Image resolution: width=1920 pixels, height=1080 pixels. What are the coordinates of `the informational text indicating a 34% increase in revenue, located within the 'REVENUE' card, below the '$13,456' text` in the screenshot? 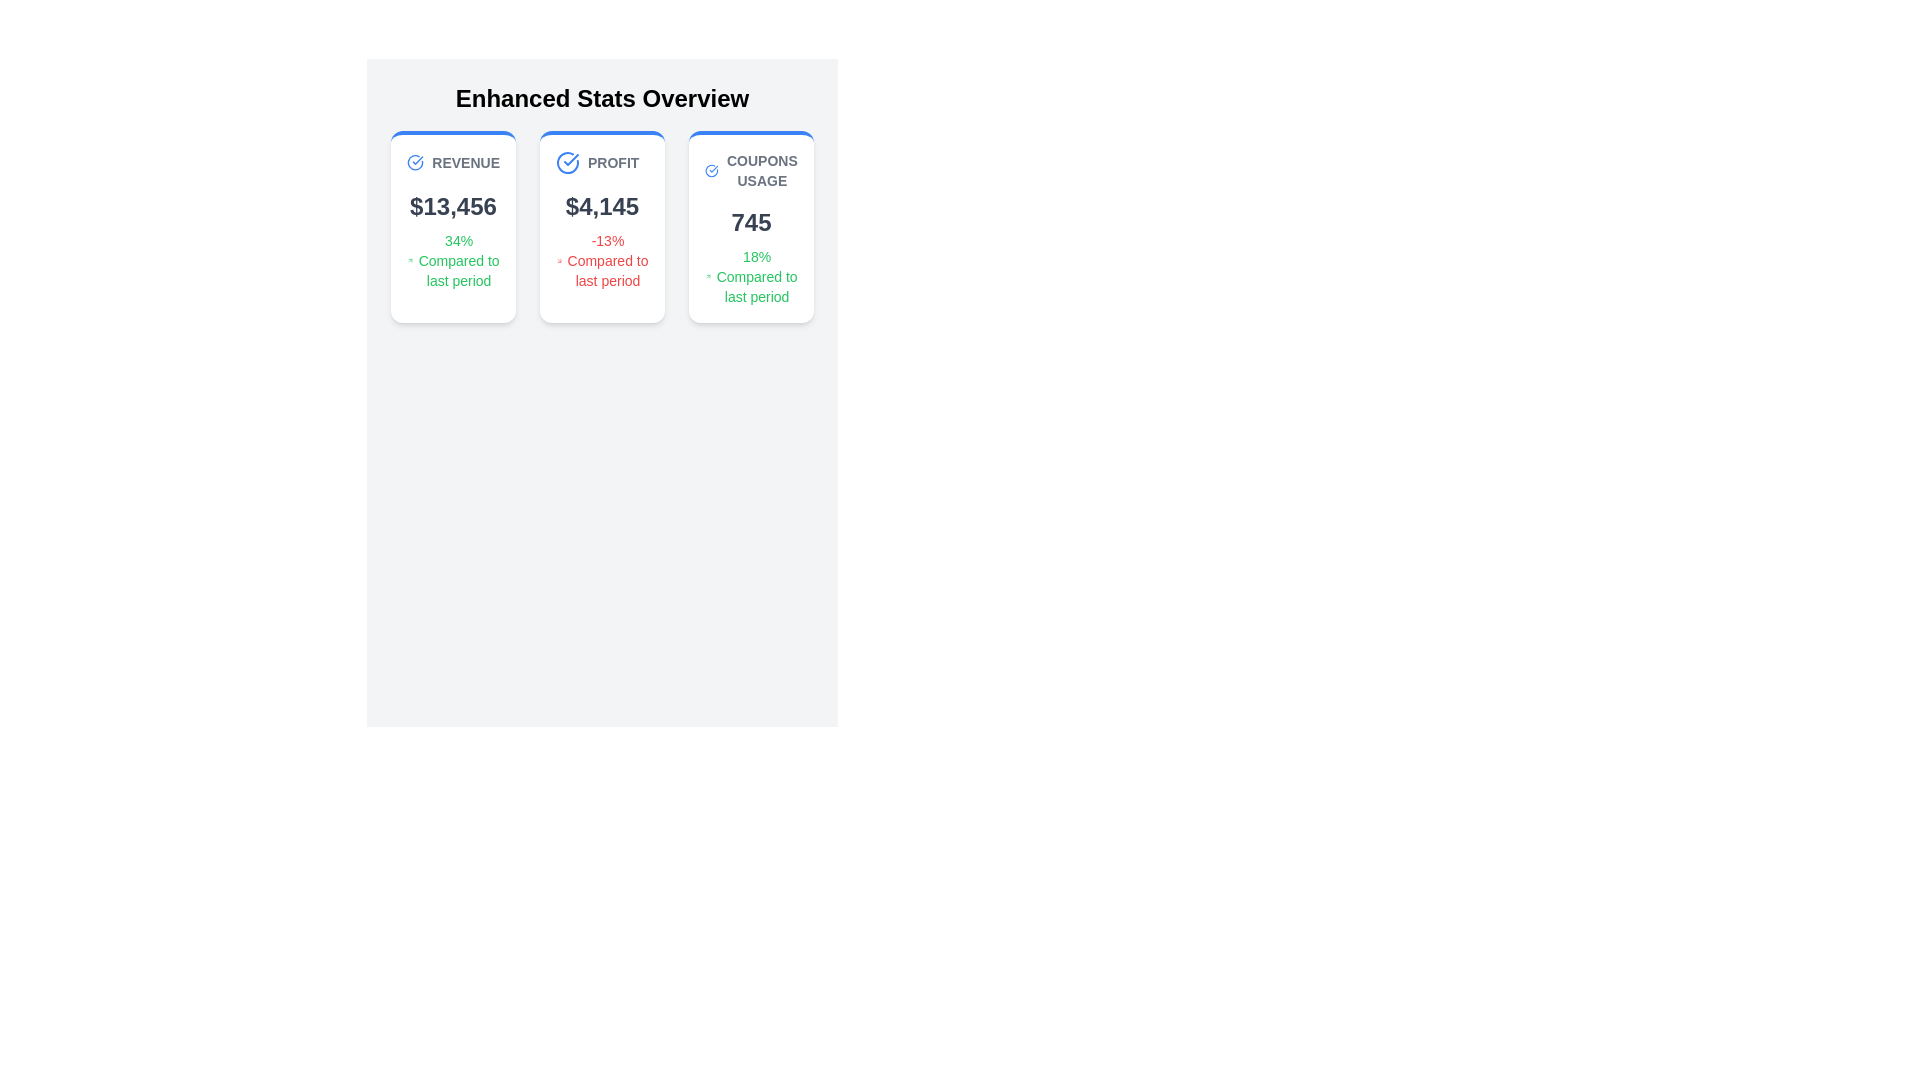 It's located at (452, 260).